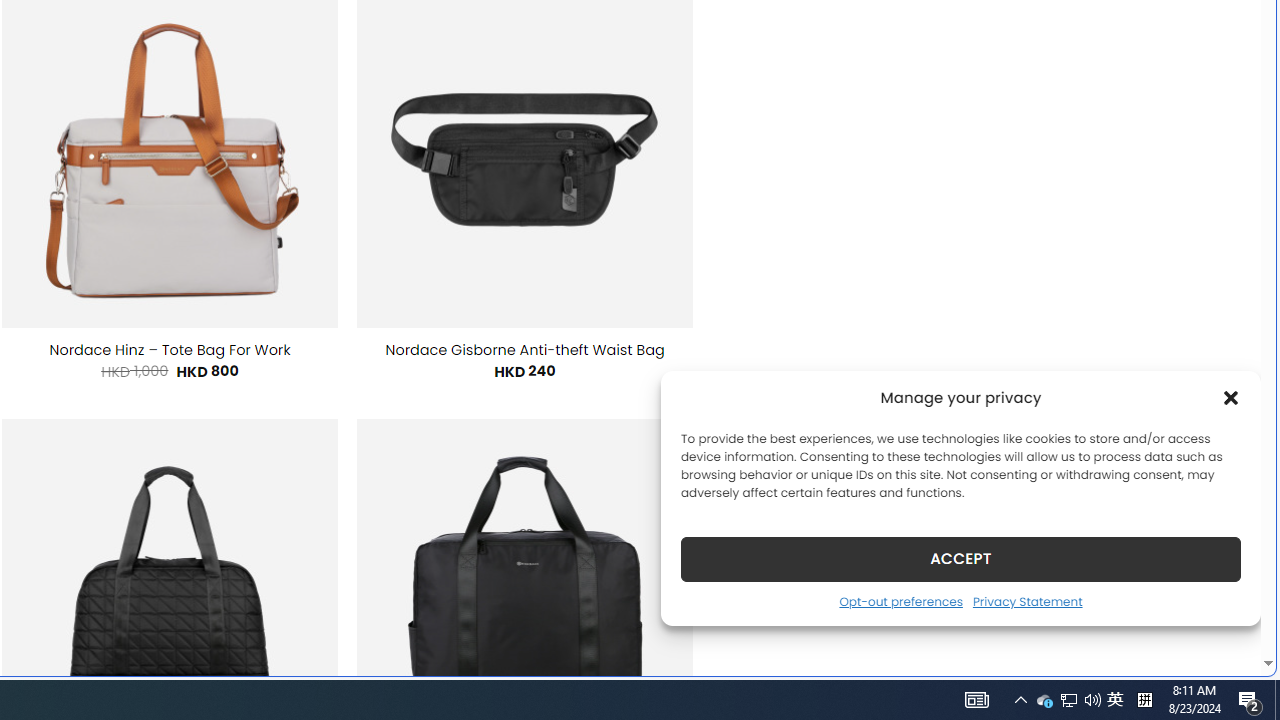 This screenshot has width=1280, height=720. I want to click on 'Class: cmplz-close', so click(1230, 397).